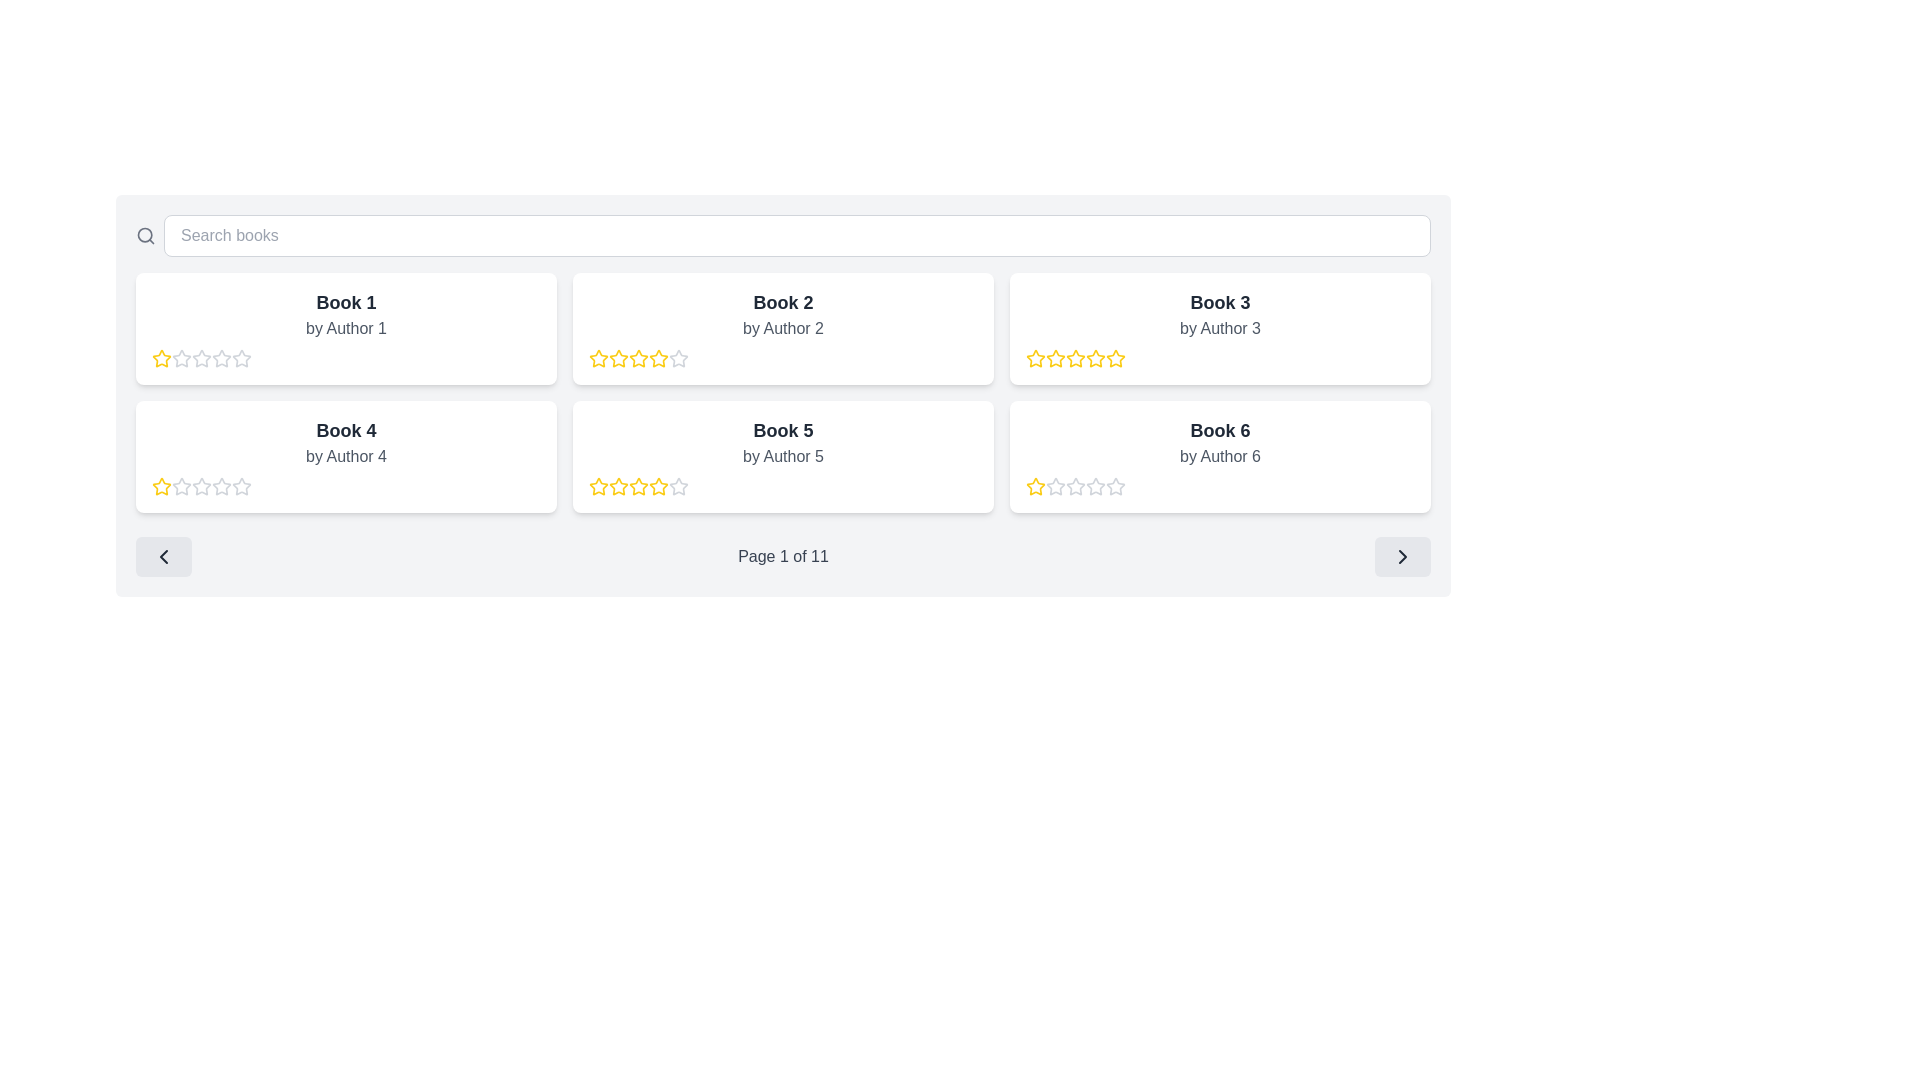 The image size is (1920, 1080). Describe the element at coordinates (782, 327) in the screenshot. I see `the second Information card displaying book details, including title, author, and rating, located in the first row, second column of a grid layout` at that location.